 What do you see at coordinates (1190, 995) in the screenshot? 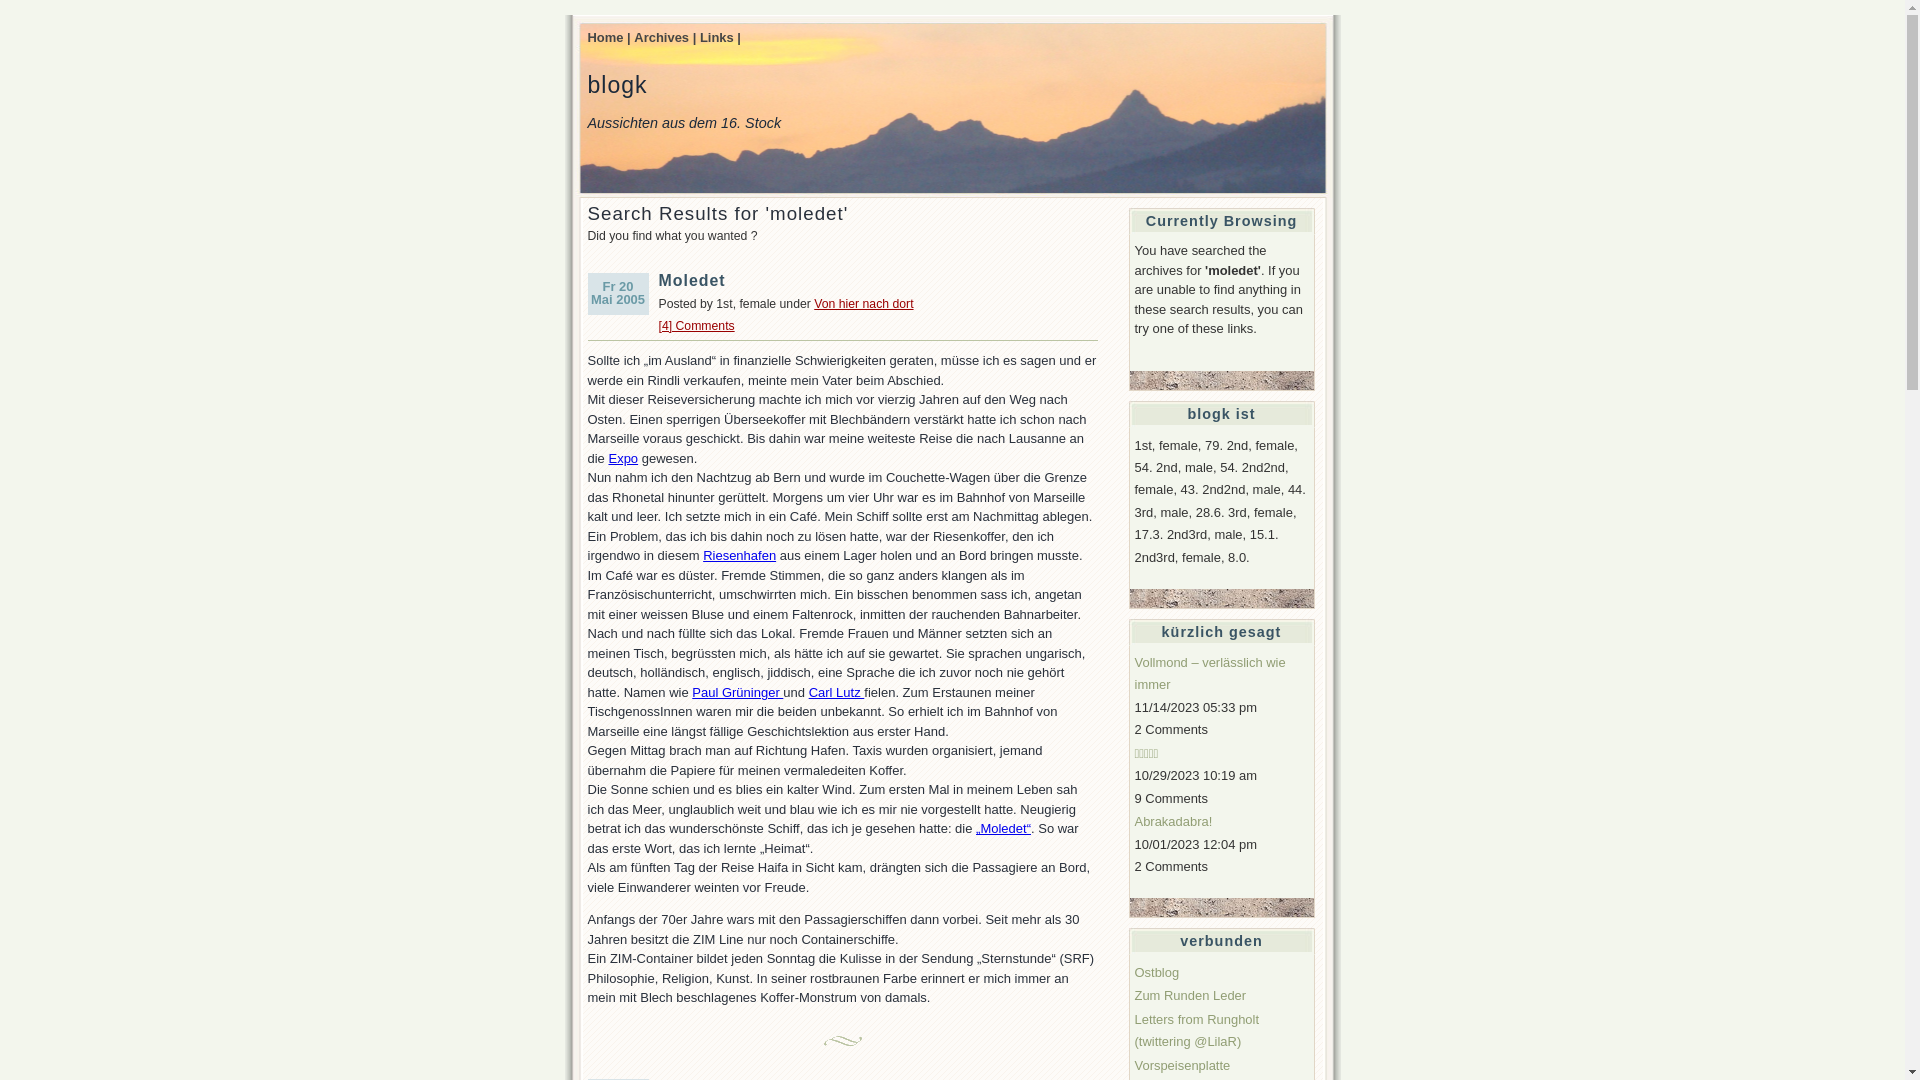
I see `'Zum Runden Leder'` at bounding box center [1190, 995].